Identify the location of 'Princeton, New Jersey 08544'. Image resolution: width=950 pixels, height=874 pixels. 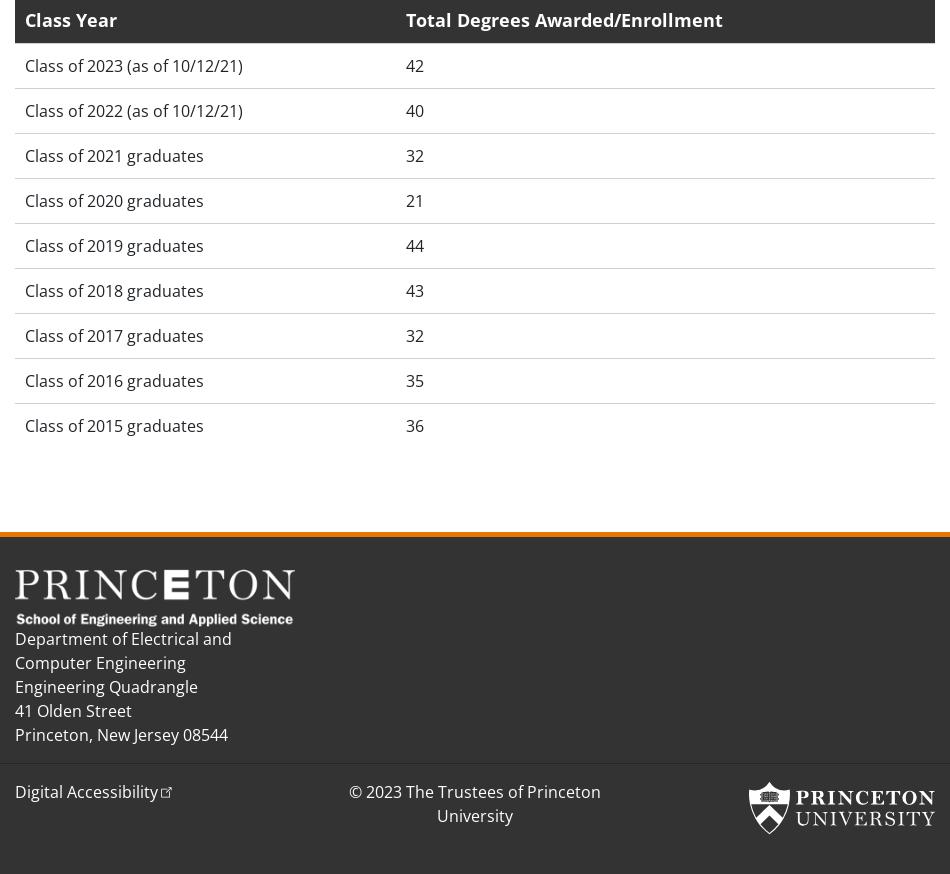
(15, 732).